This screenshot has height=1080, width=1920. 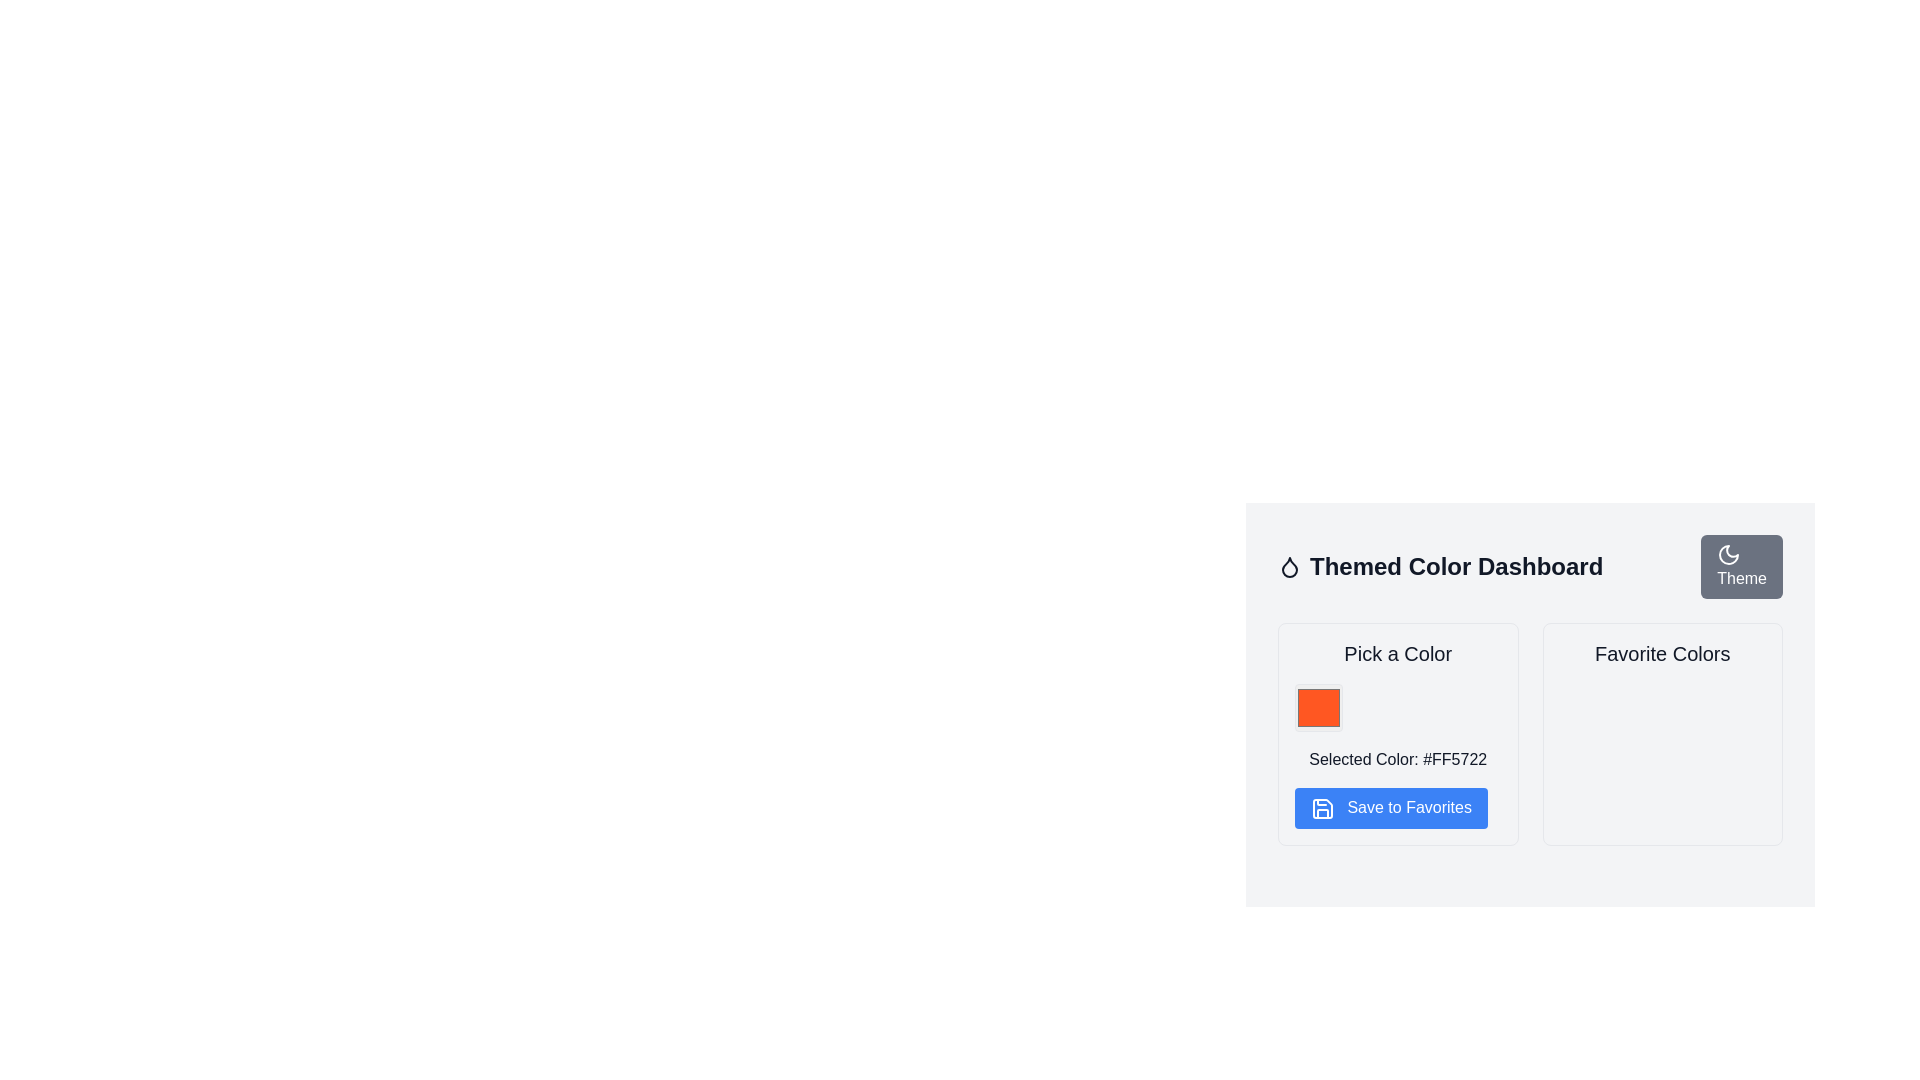 What do you see at coordinates (1728, 555) in the screenshot?
I see `the toggle icon for the nighttime or dark mode feature located in the top-right corner of the themed color dashboard interface, next to the 'Theme' label` at bounding box center [1728, 555].